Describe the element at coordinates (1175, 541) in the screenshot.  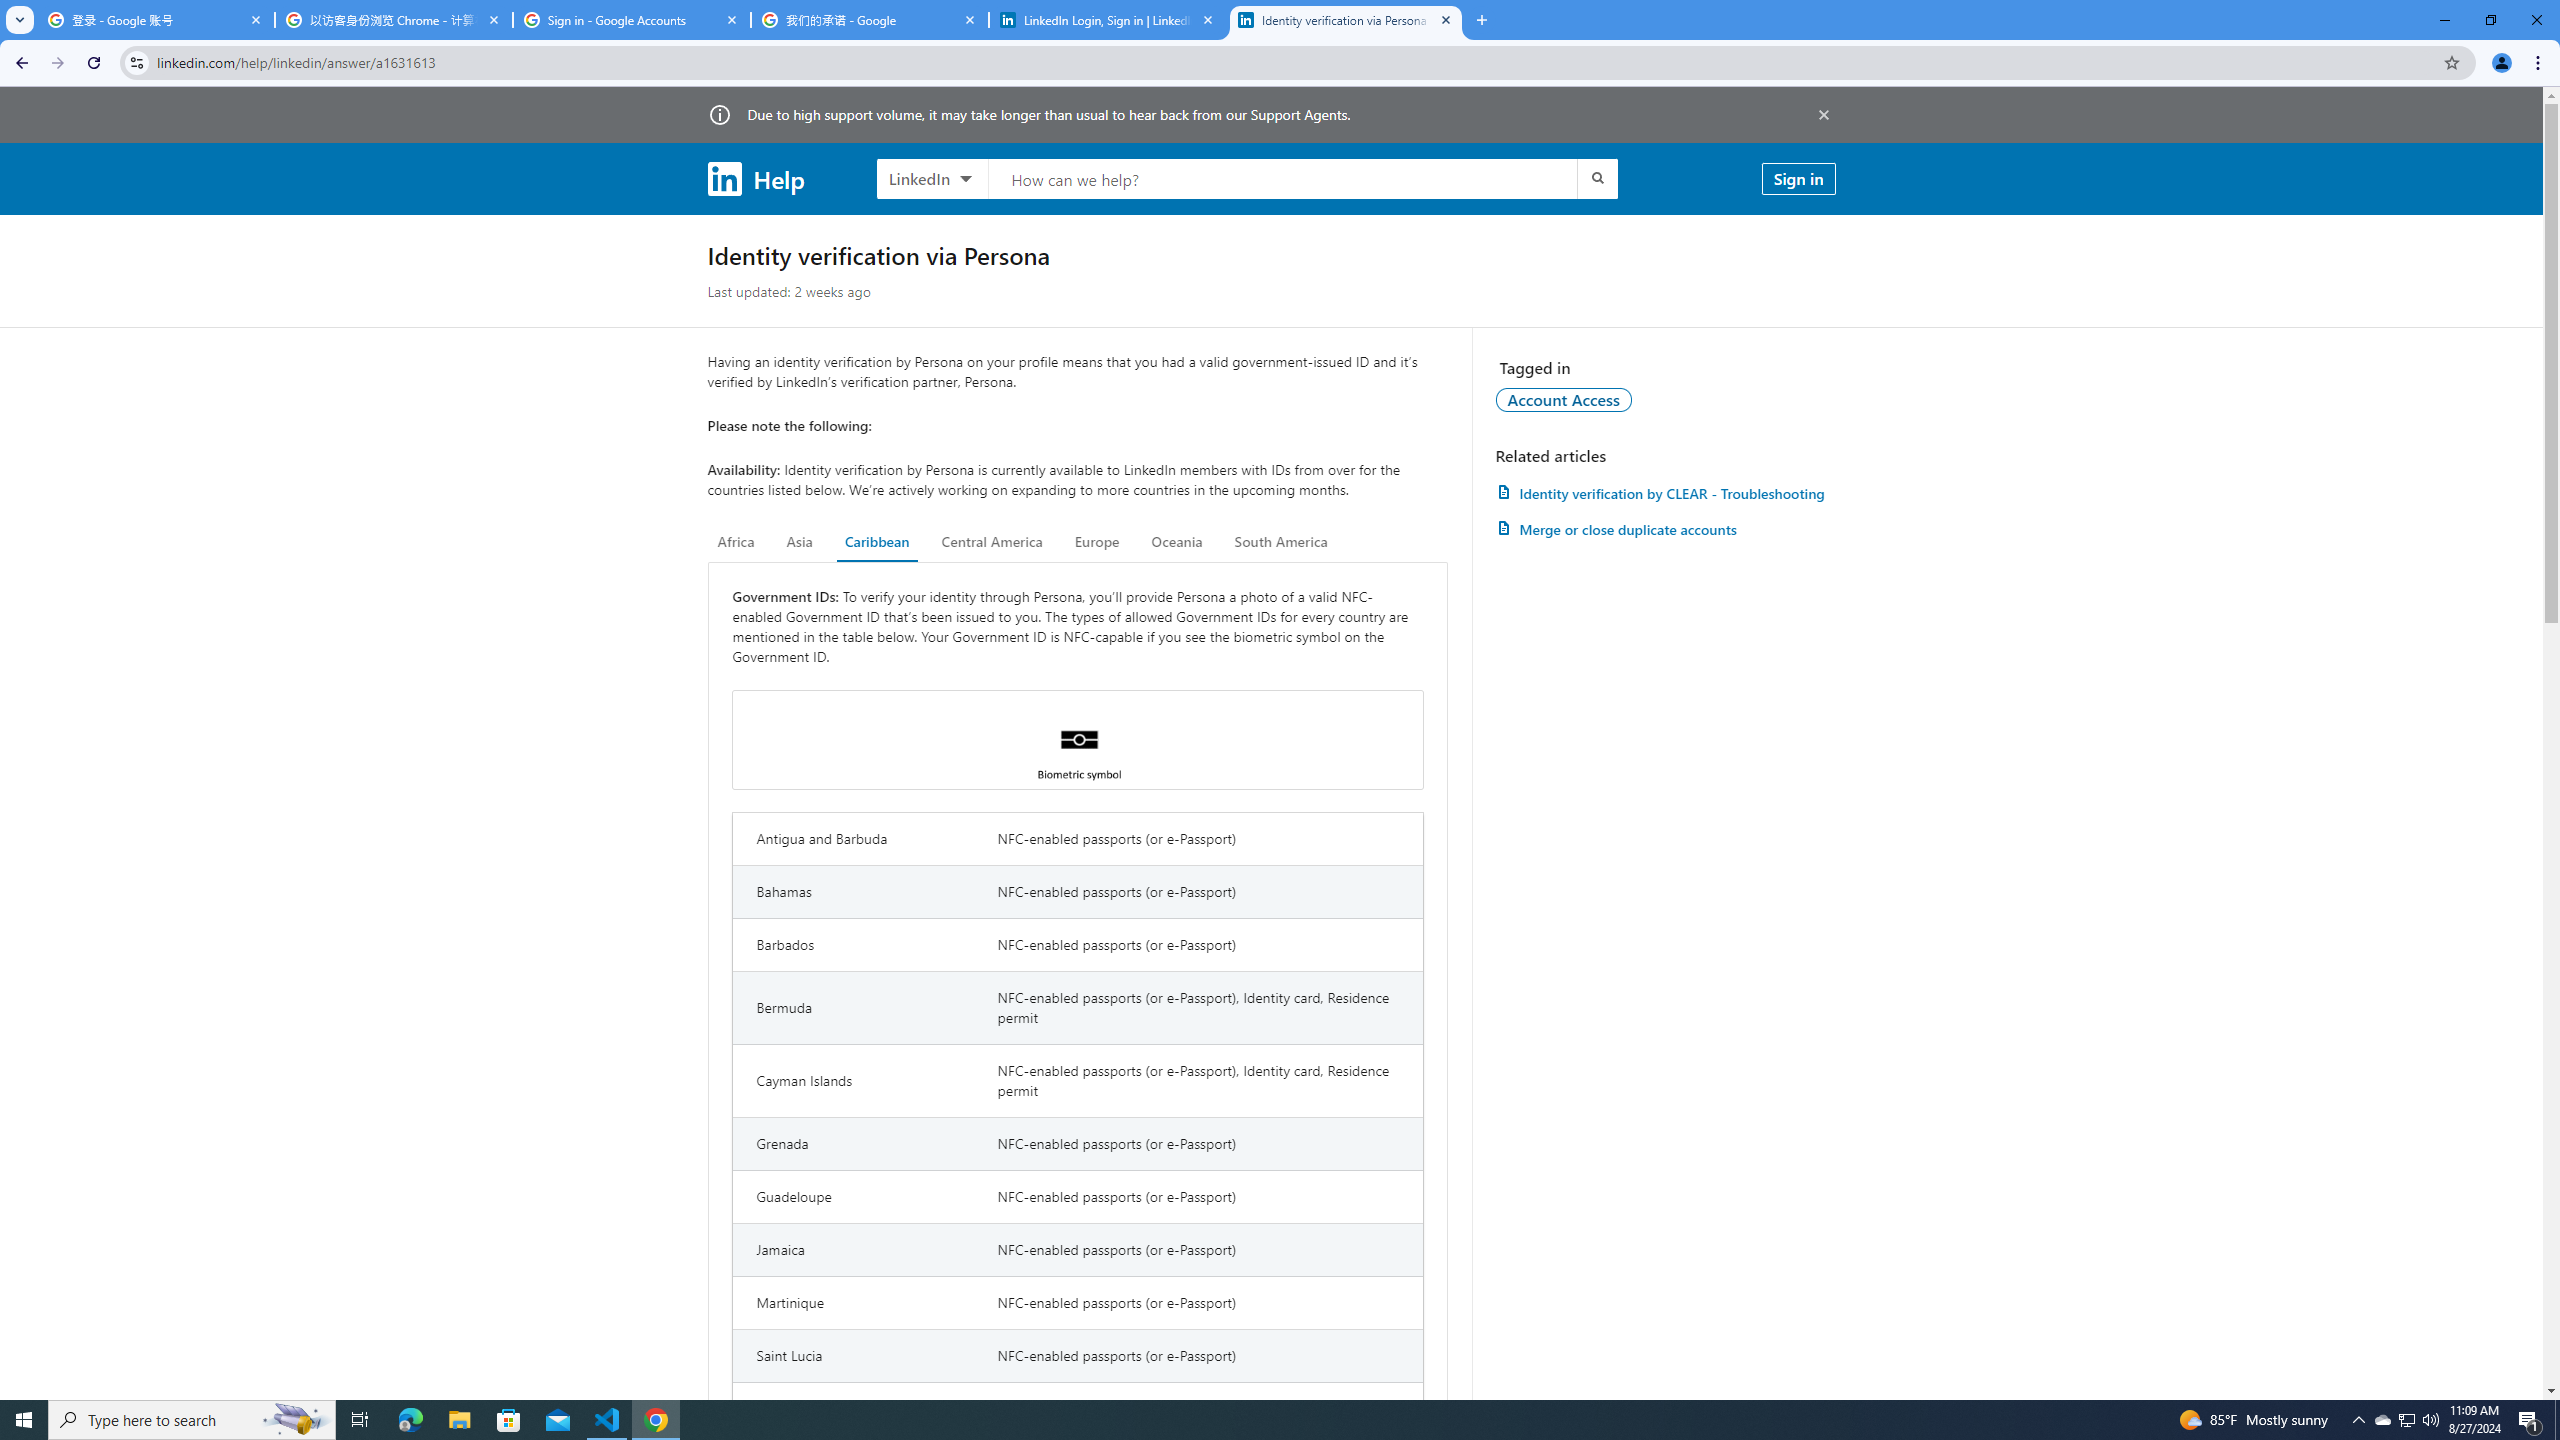
I see `'Oceania'` at that location.